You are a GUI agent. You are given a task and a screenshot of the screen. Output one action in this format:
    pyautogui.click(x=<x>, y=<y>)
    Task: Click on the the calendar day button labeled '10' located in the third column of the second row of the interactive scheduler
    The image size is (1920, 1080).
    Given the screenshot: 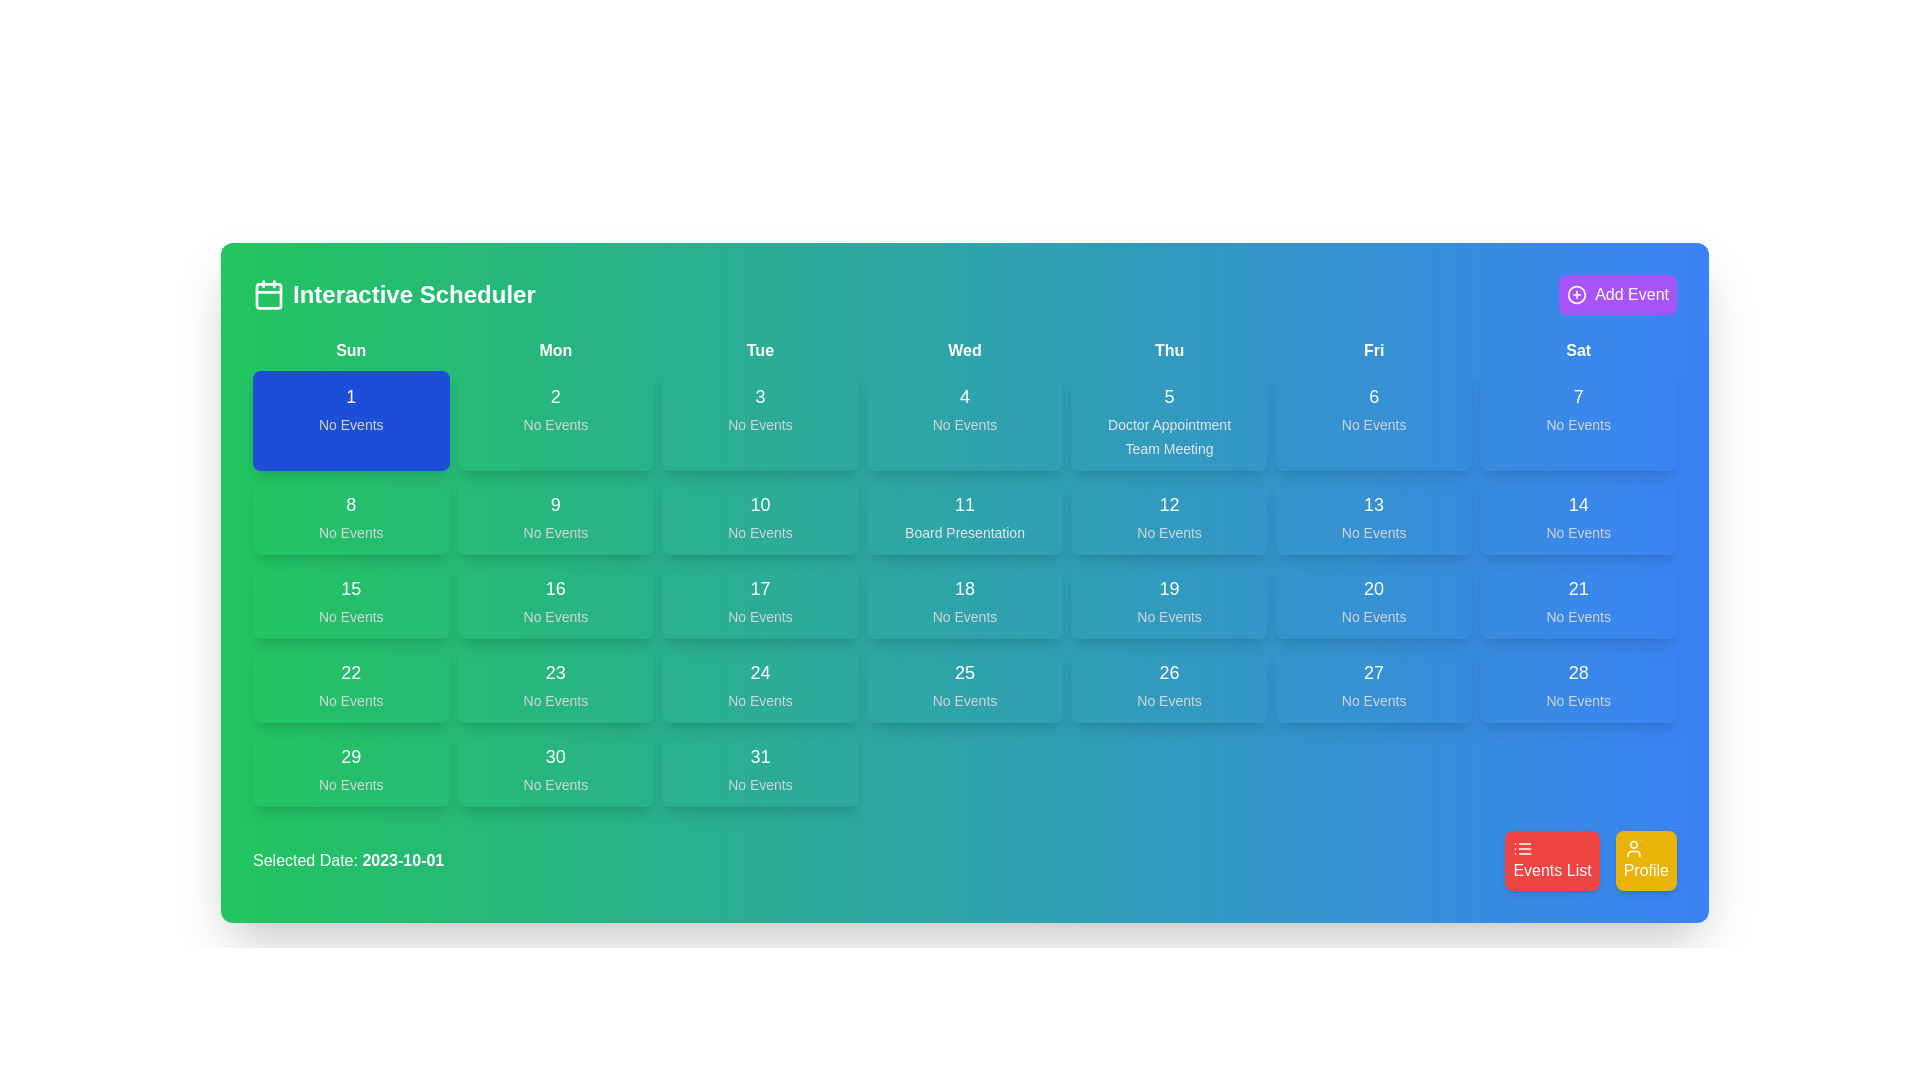 What is the action you would take?
    pyautogui.click(x=759, y=515)
    